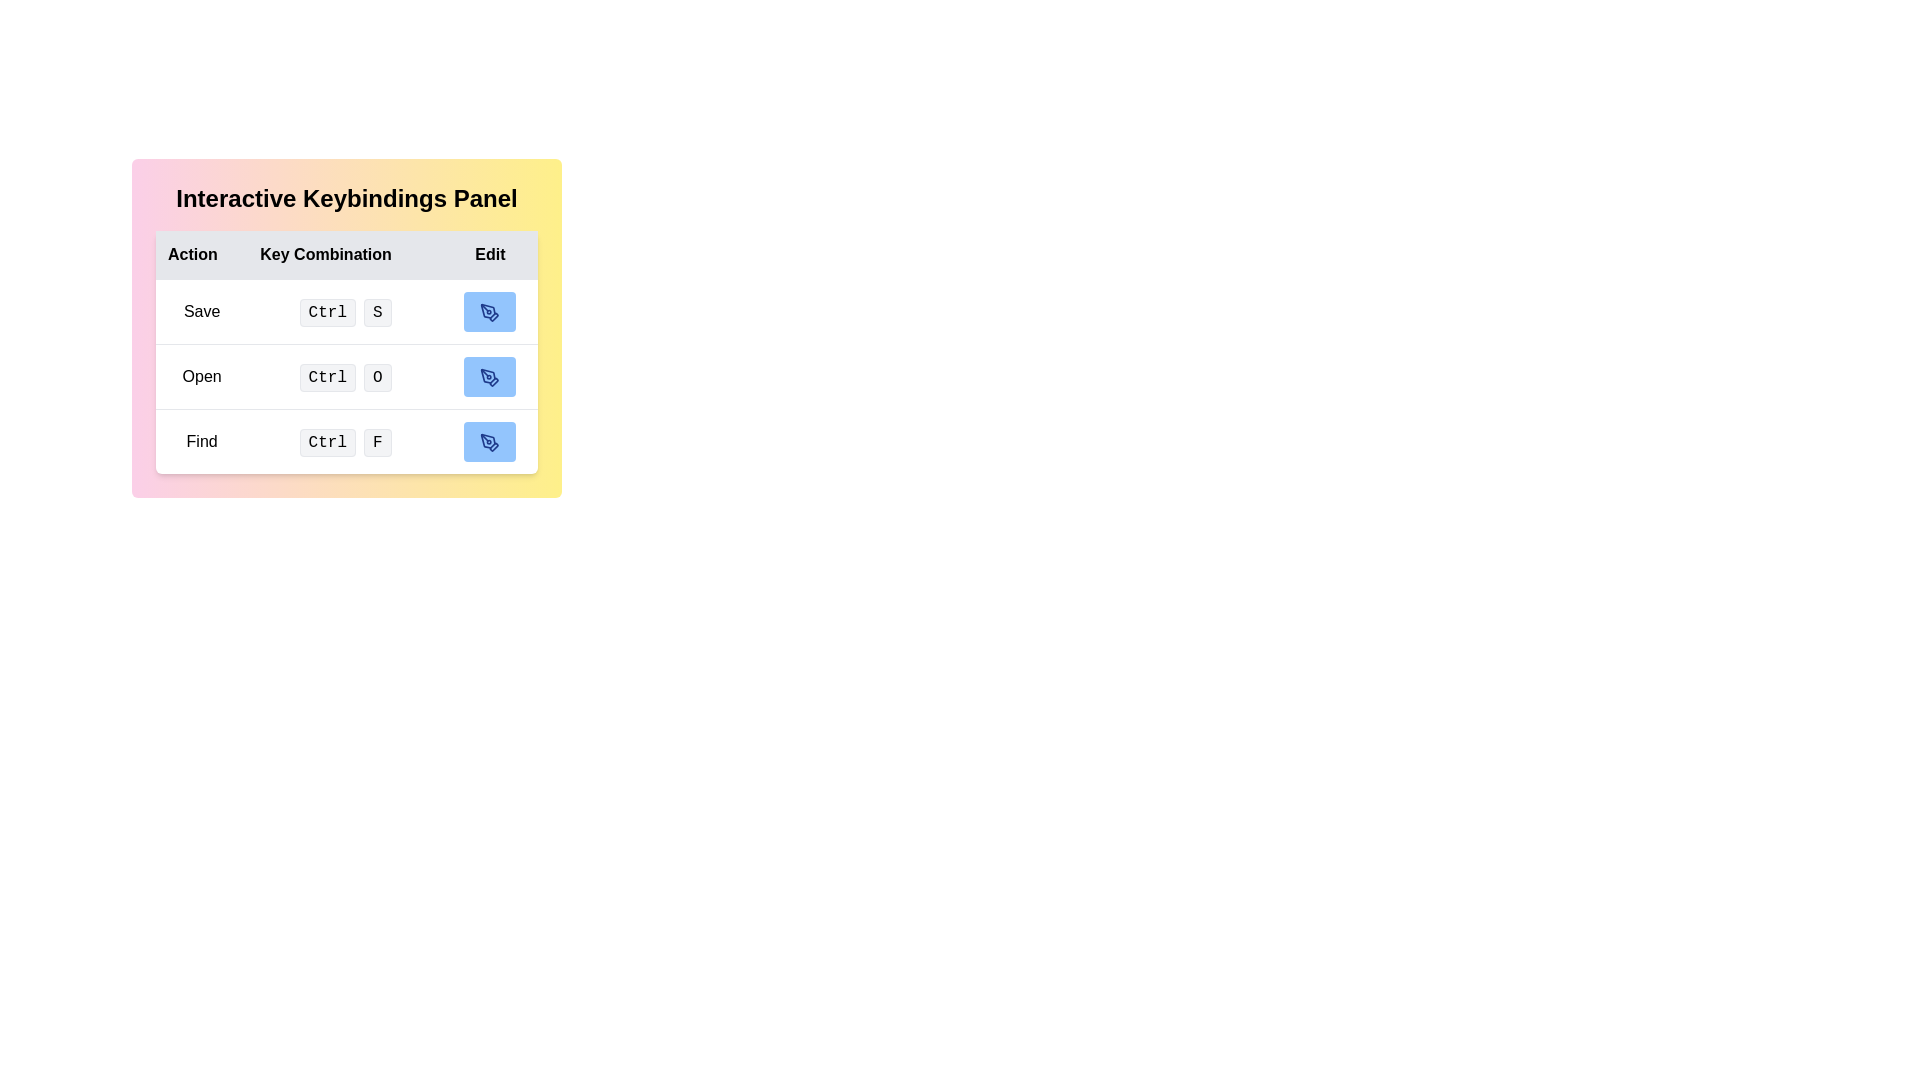  I want to click on the label 'F' in the rectangular box with rounded corners, part of the 'Interactive Keybindings Panel' for the 'Find' action, so click(377, 441).